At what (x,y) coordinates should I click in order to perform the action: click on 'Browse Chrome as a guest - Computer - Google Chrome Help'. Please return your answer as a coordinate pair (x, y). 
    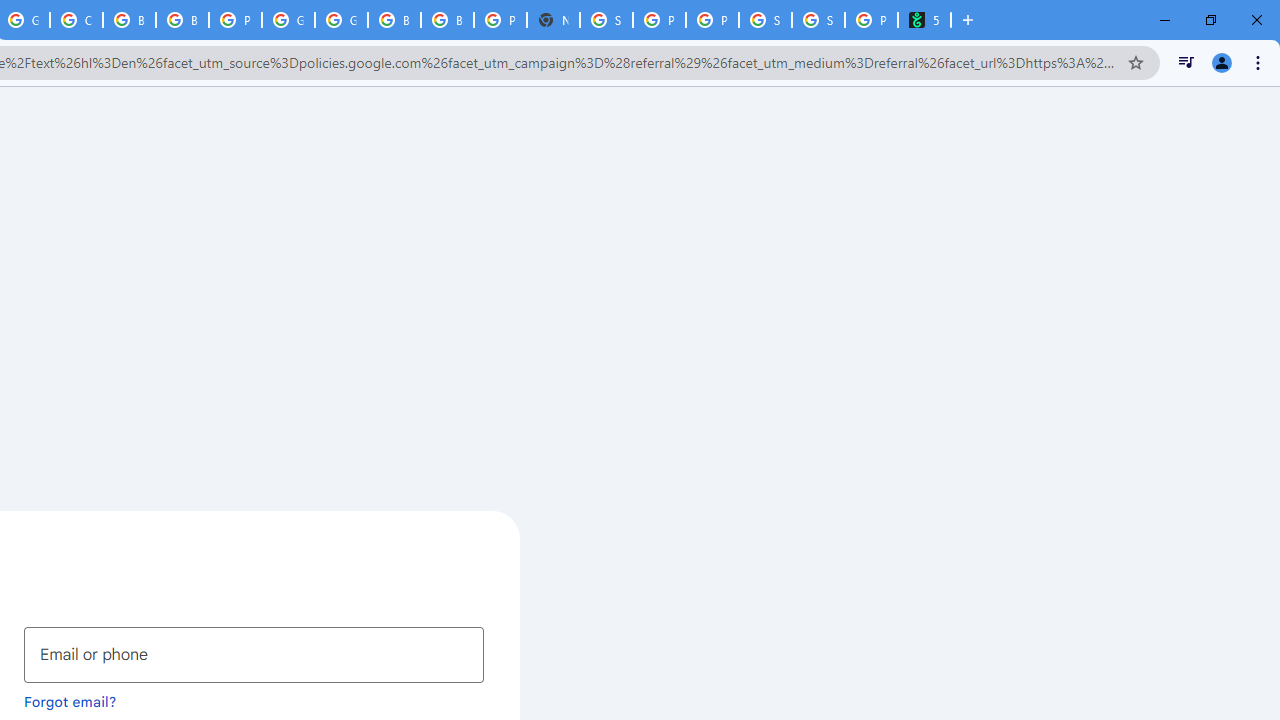
    Looking at the image, I should click on (446, 20).